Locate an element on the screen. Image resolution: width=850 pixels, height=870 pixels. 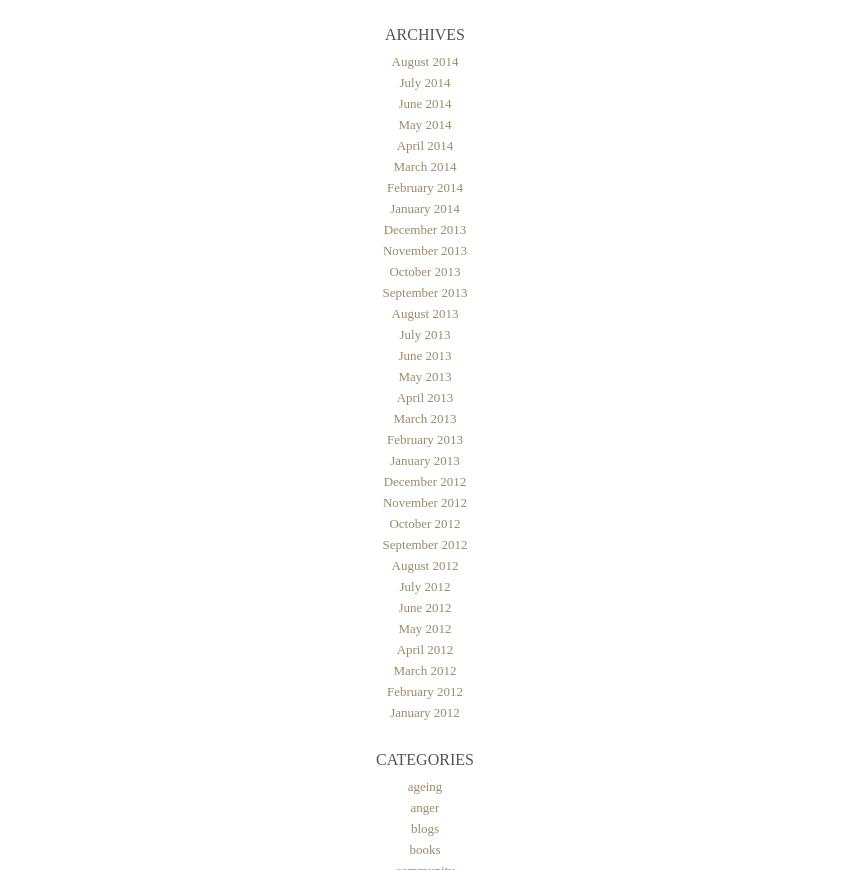
'February 2014' is located at coordinates (424, 186).